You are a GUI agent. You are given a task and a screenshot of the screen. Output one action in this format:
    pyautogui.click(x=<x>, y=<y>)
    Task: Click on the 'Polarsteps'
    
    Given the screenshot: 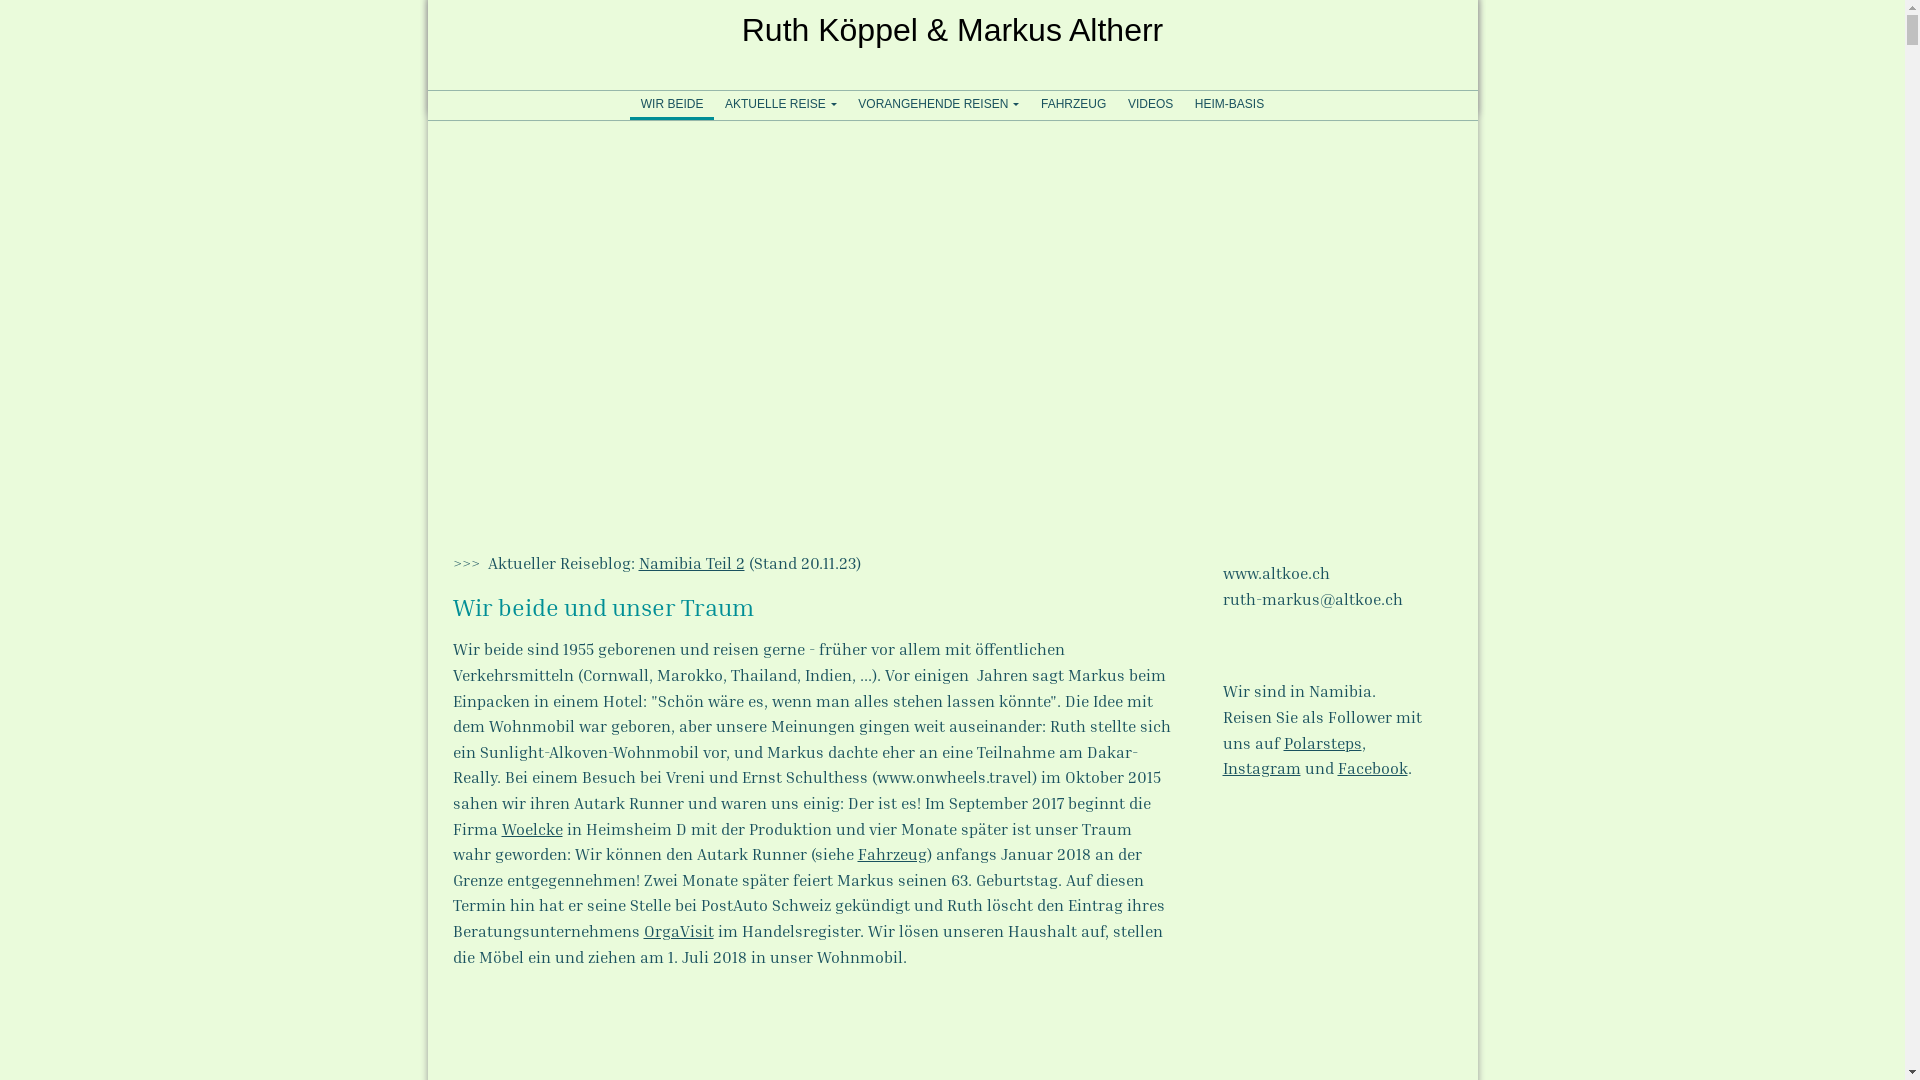 What is the action you would take?
    pyautogui.click(x=1323, y=743)
    